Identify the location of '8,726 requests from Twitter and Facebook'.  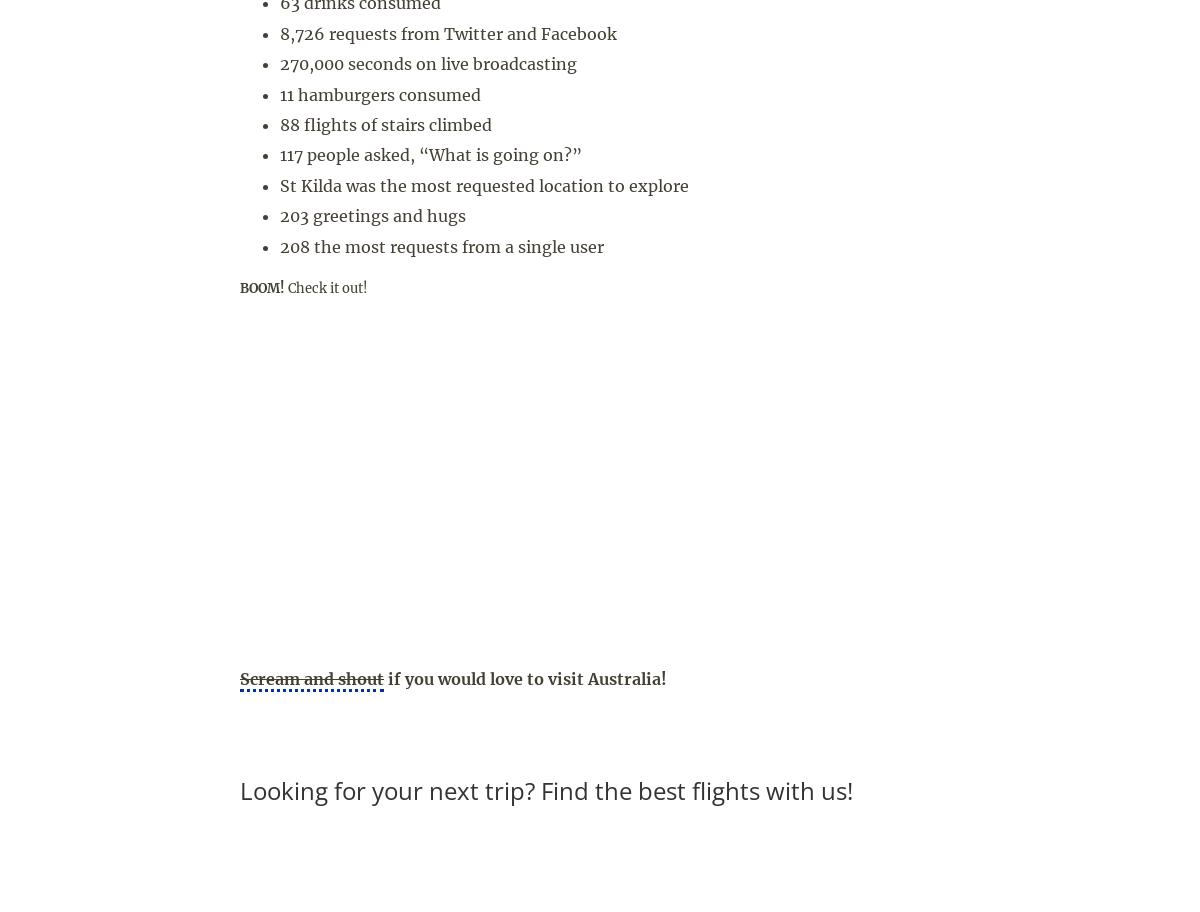
(448, 33).